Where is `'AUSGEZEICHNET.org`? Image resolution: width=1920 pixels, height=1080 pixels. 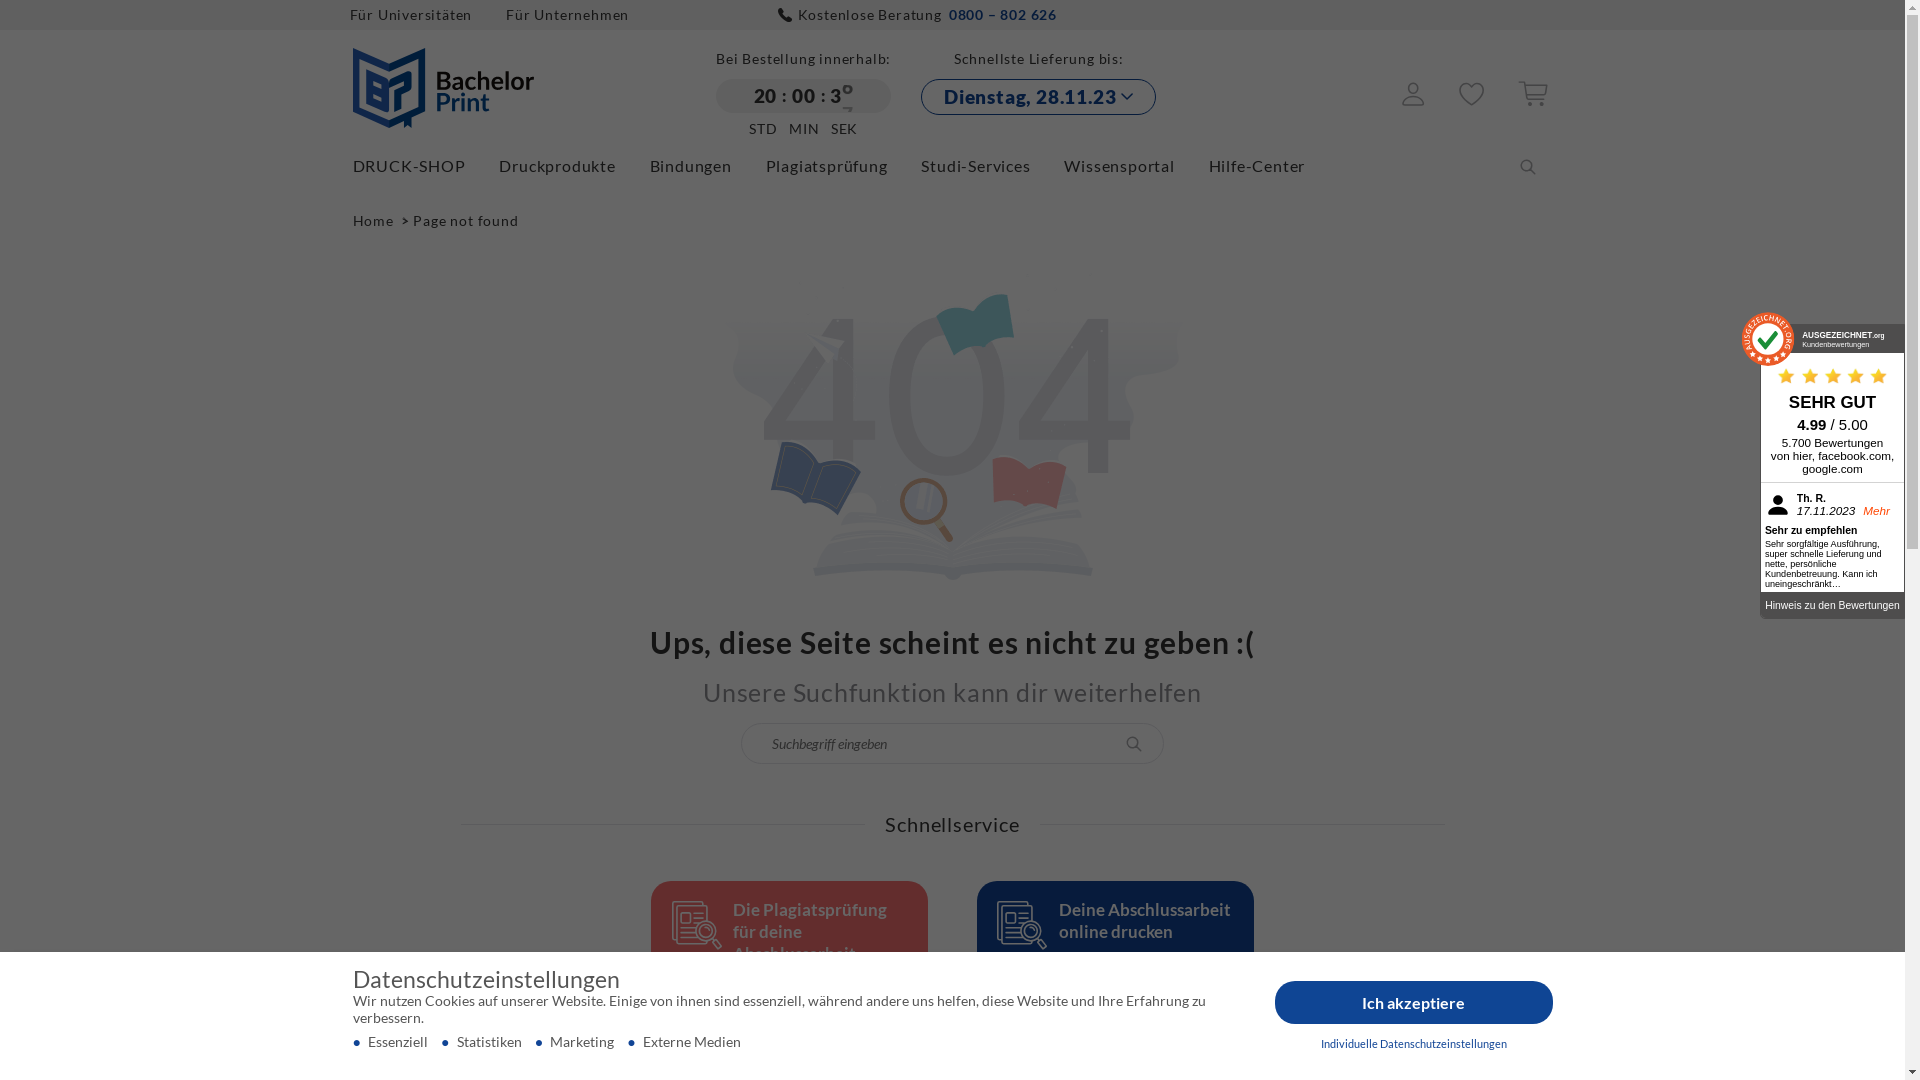 'AUSGEZEICHNET.org is located at coordinates (1832, 338).